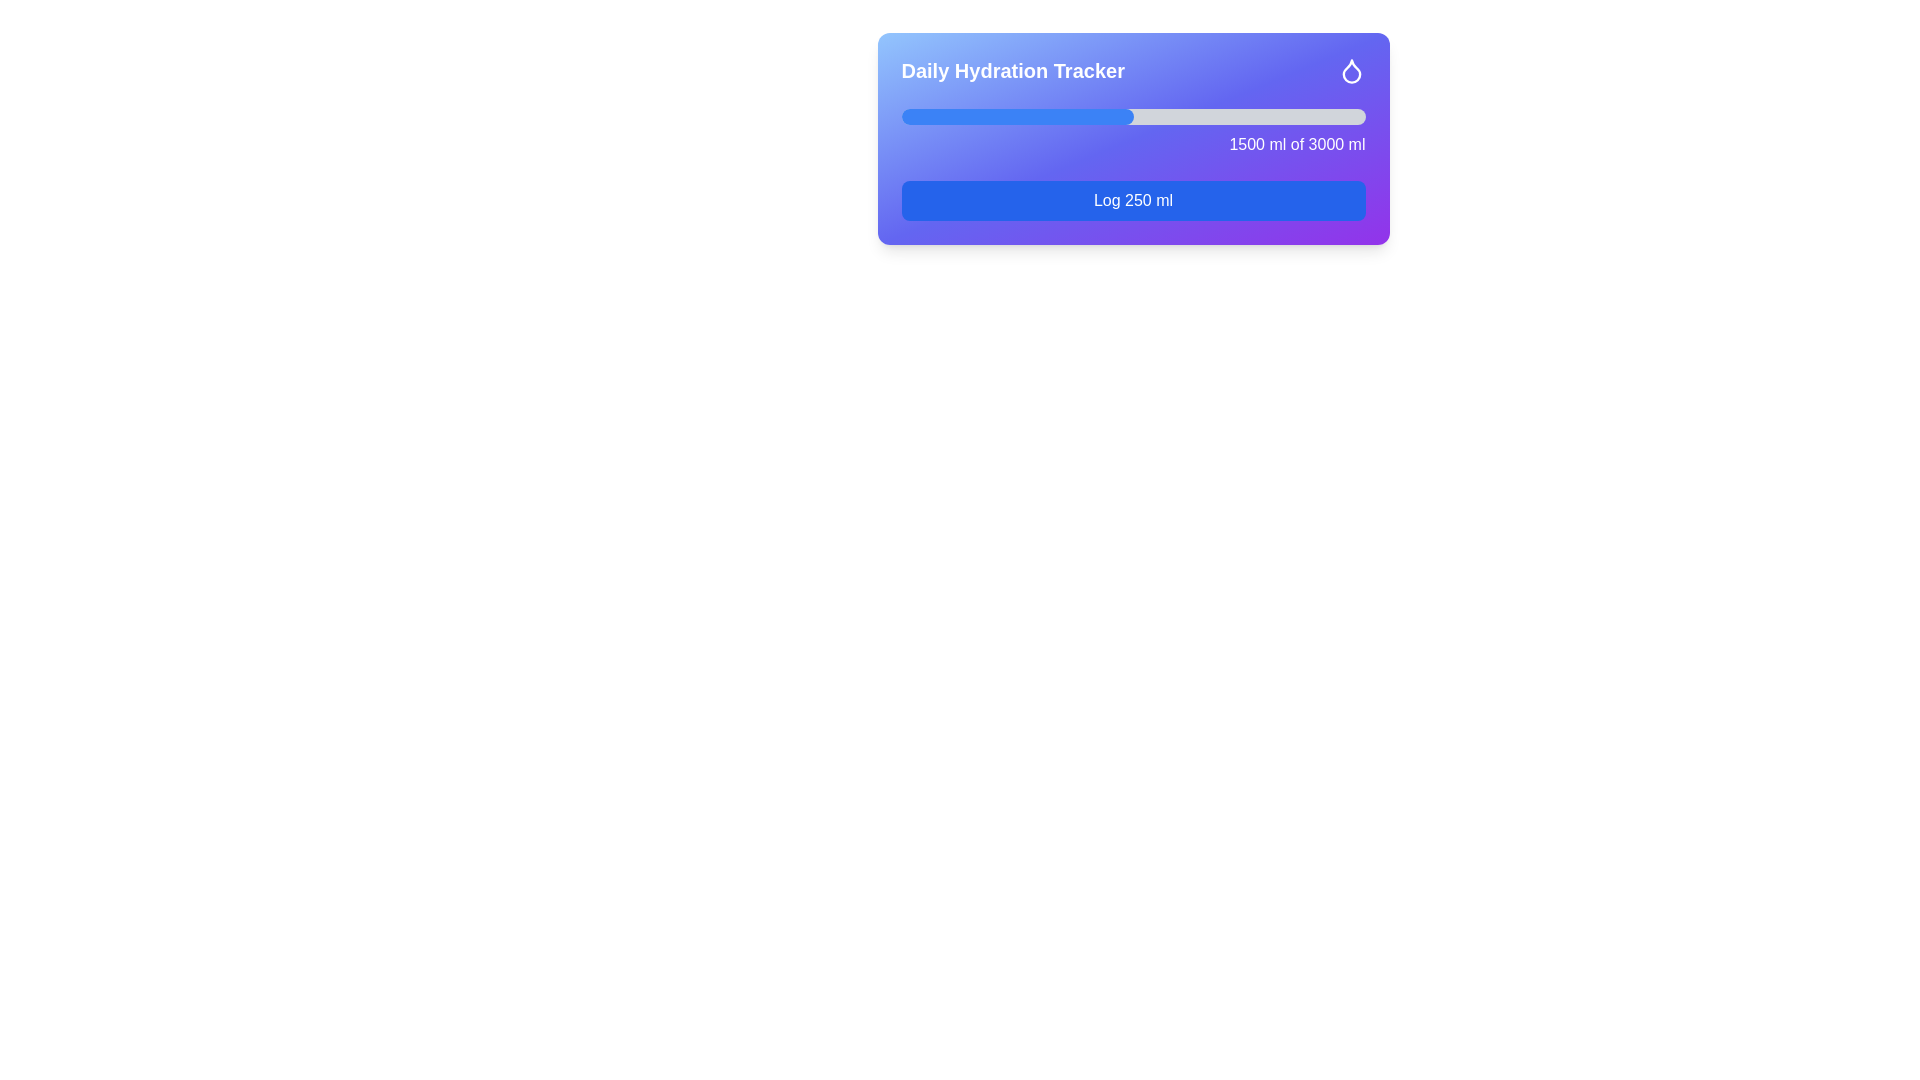 The image size is (1920, 1080). Describe the element at coordinates (1133, 200) in the screenshot. I see `the button at the bottom of the 'Daily Hydration Tracker' widget to log an additional 250 ml of hydration intake` at that location.